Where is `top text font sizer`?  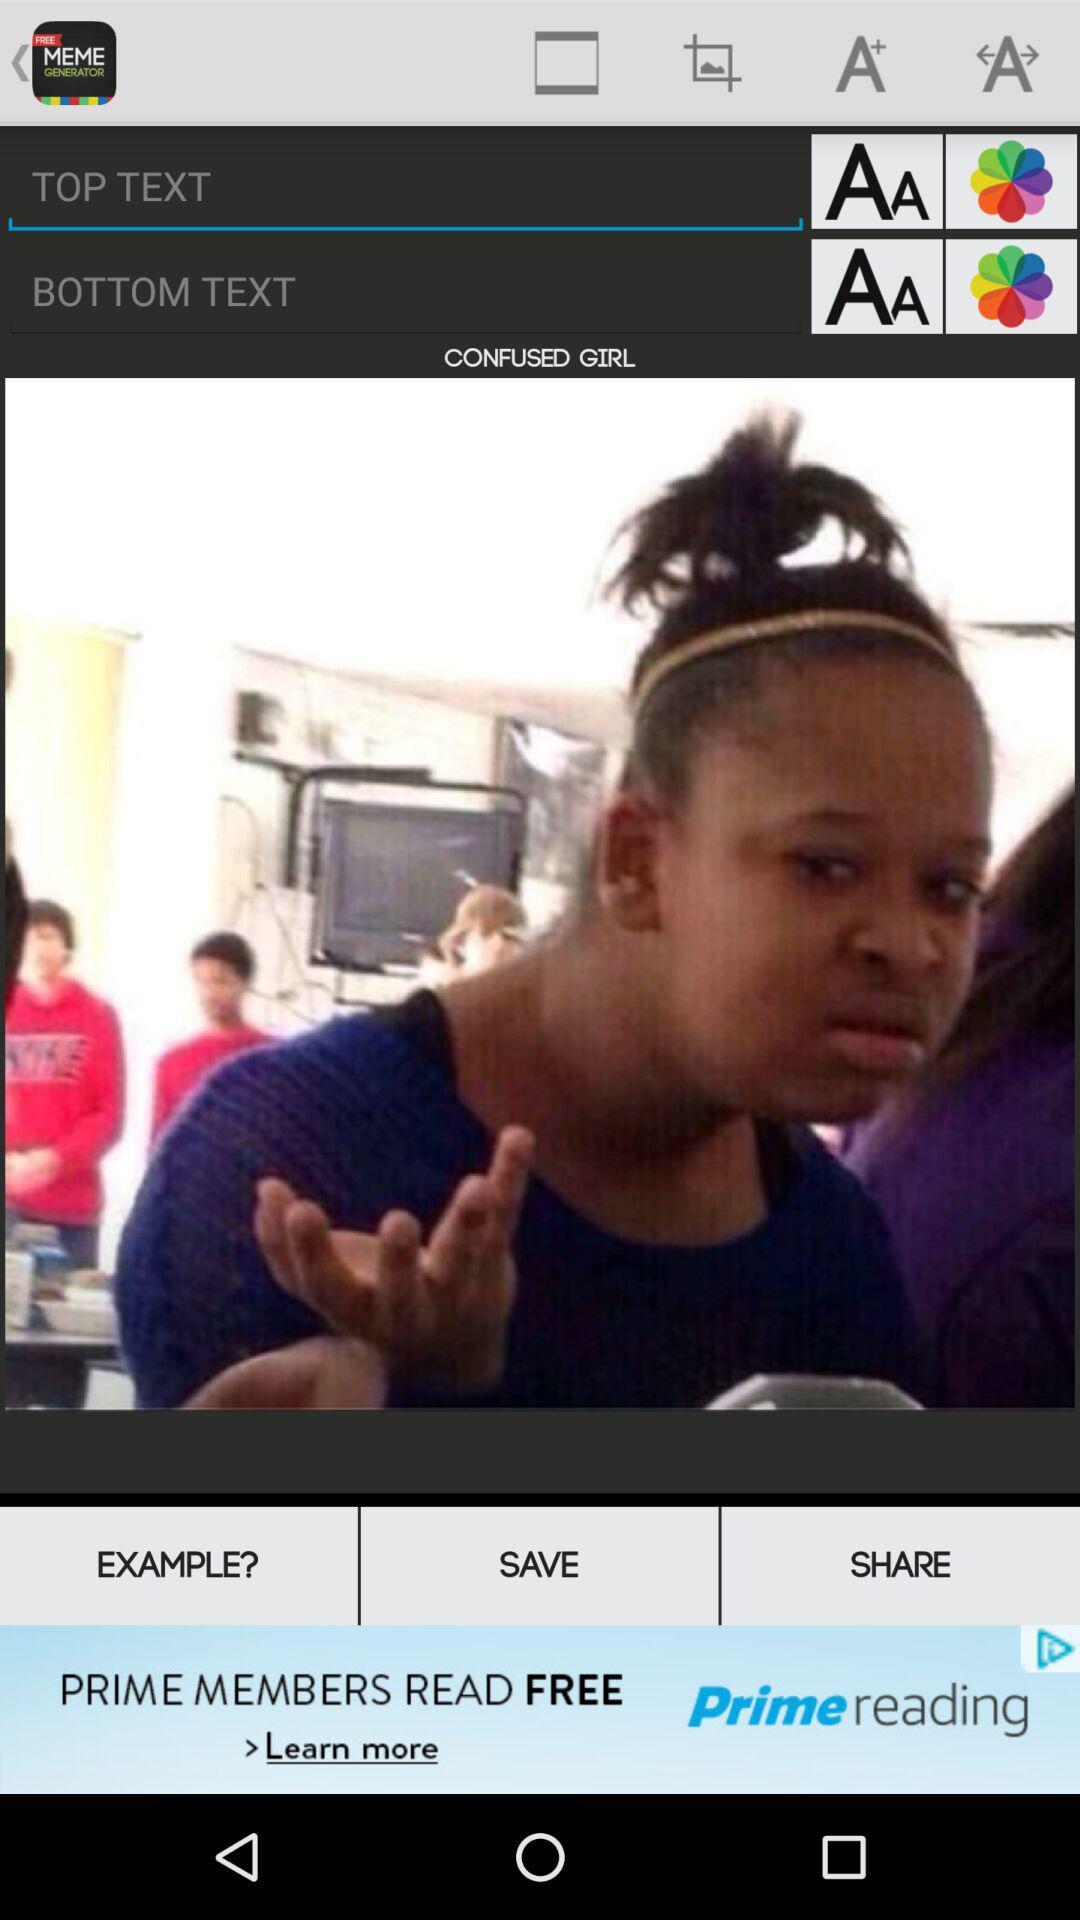 top text font sizer is located at coordinates (876, 181).